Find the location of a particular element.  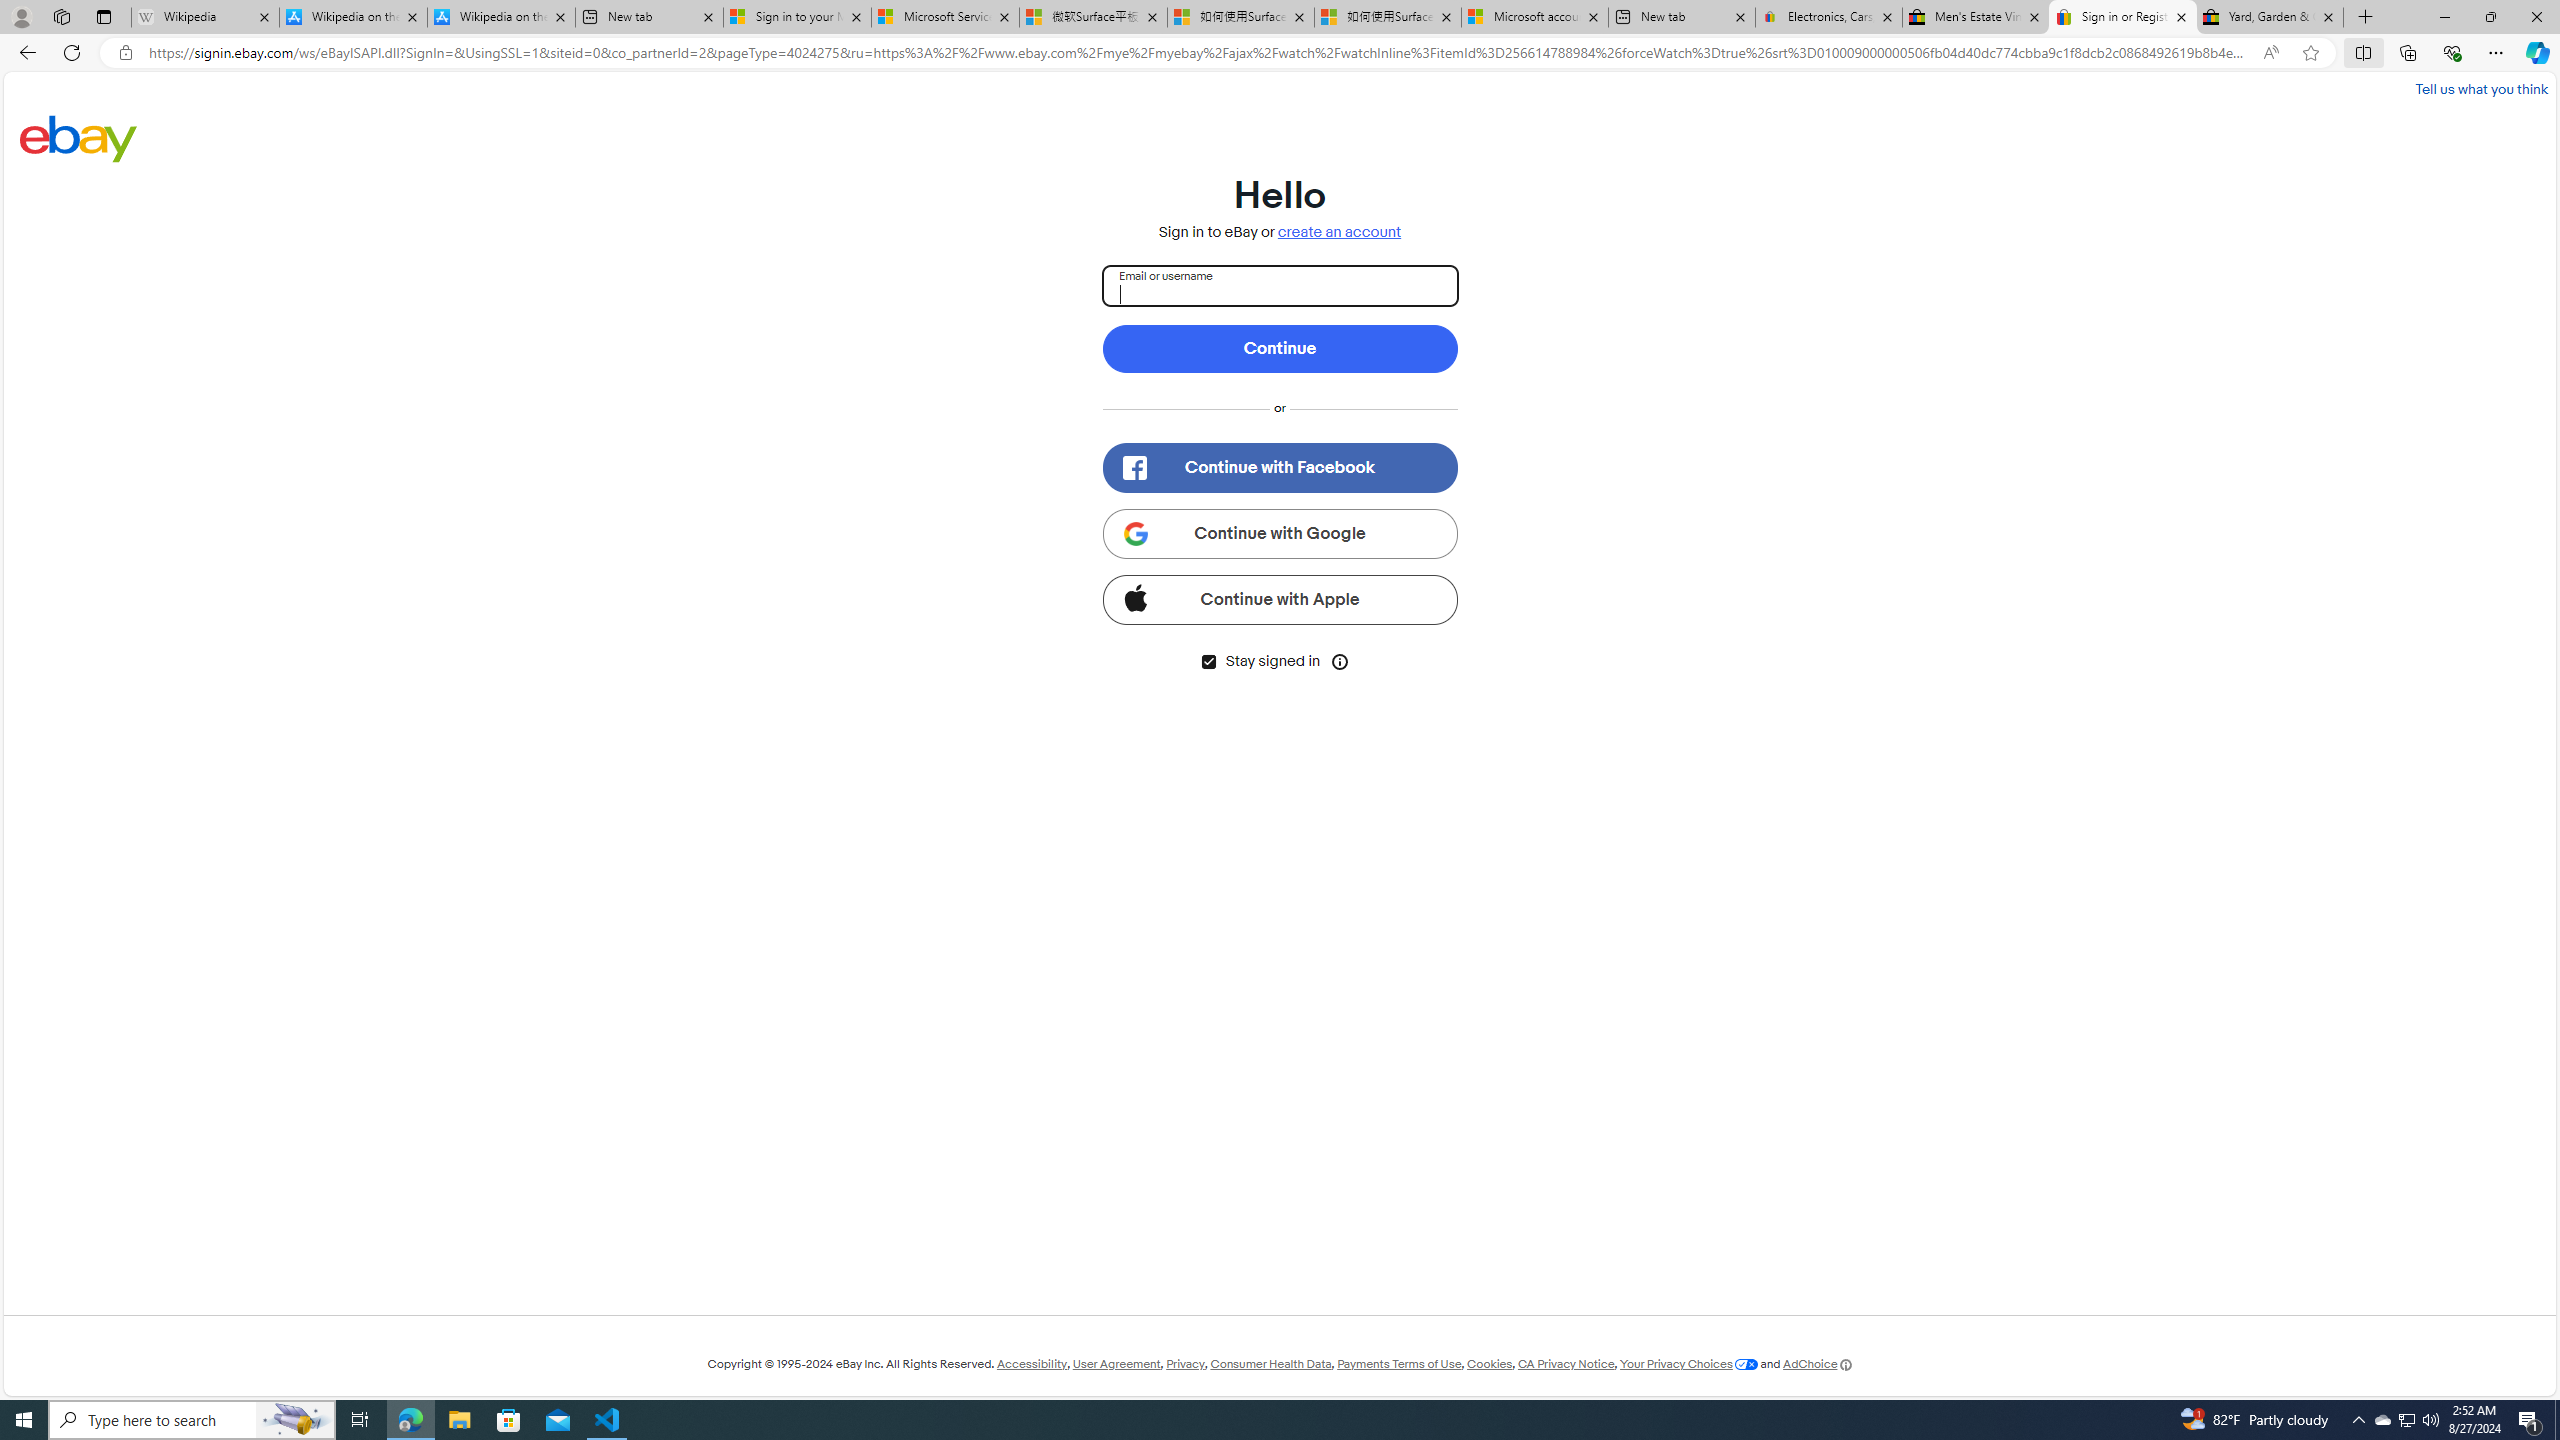

'Continue with Facebook' is located at coordinates (1280, 467).